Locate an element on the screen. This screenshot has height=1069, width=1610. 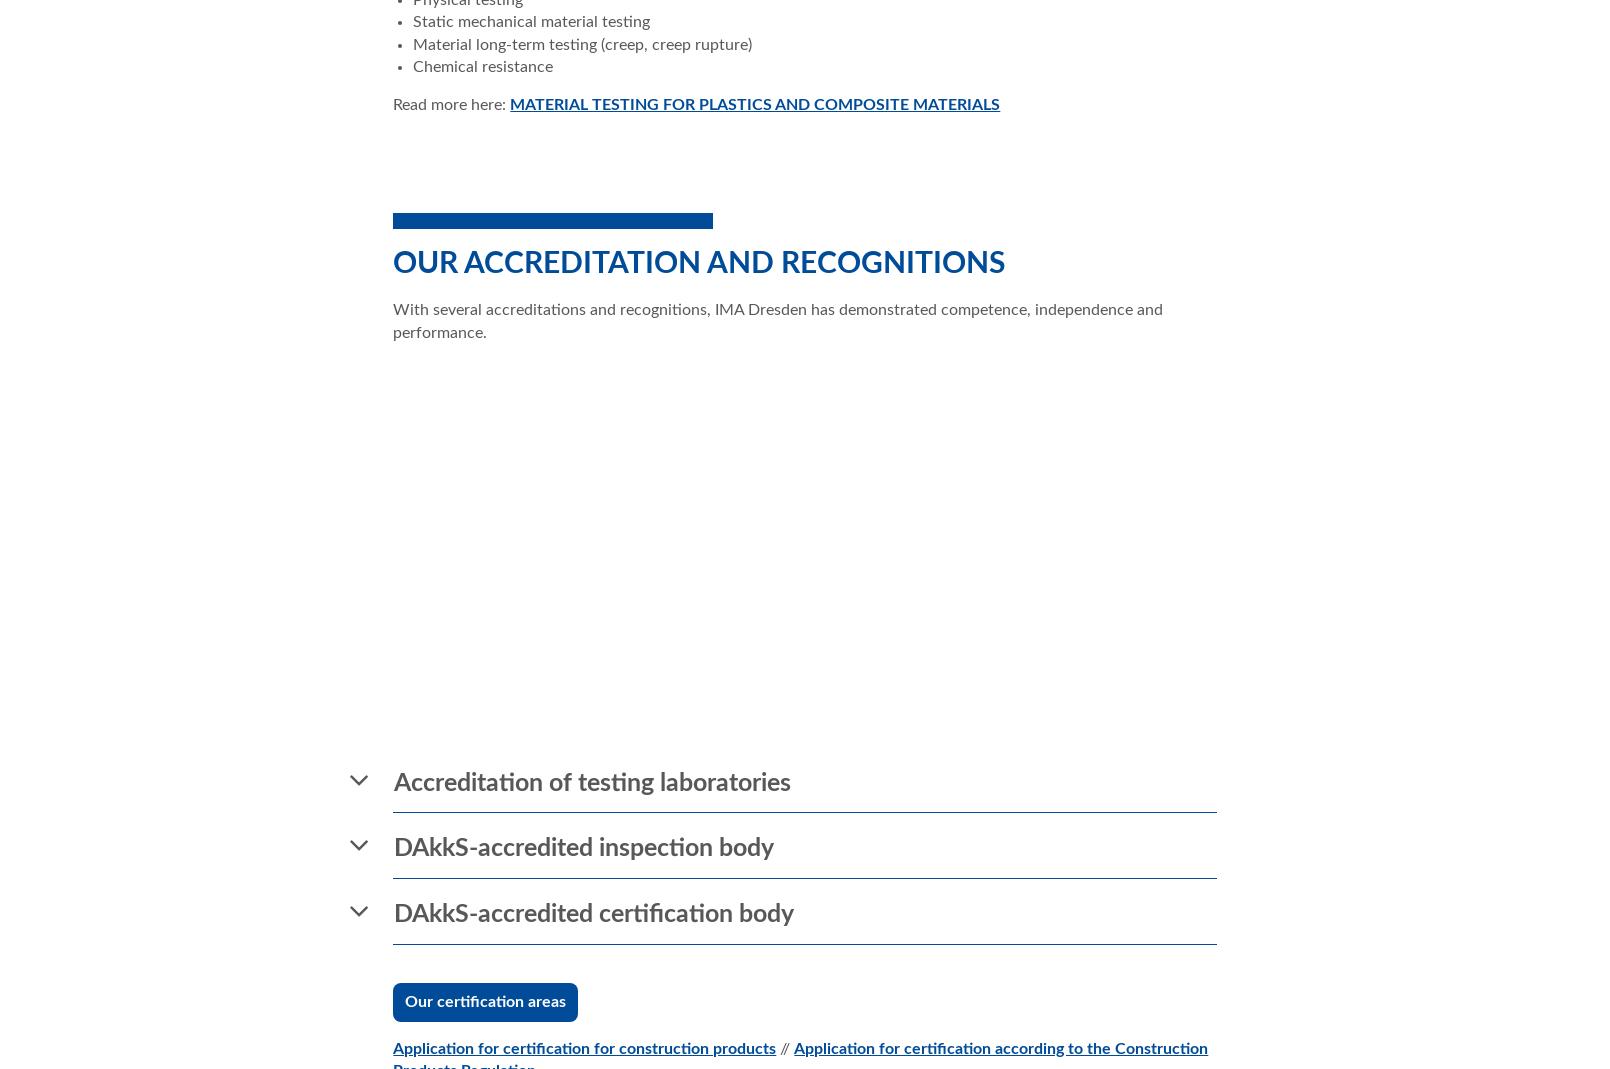
'DAkkS-accredited certification body' is located at coordinates (593, 913).